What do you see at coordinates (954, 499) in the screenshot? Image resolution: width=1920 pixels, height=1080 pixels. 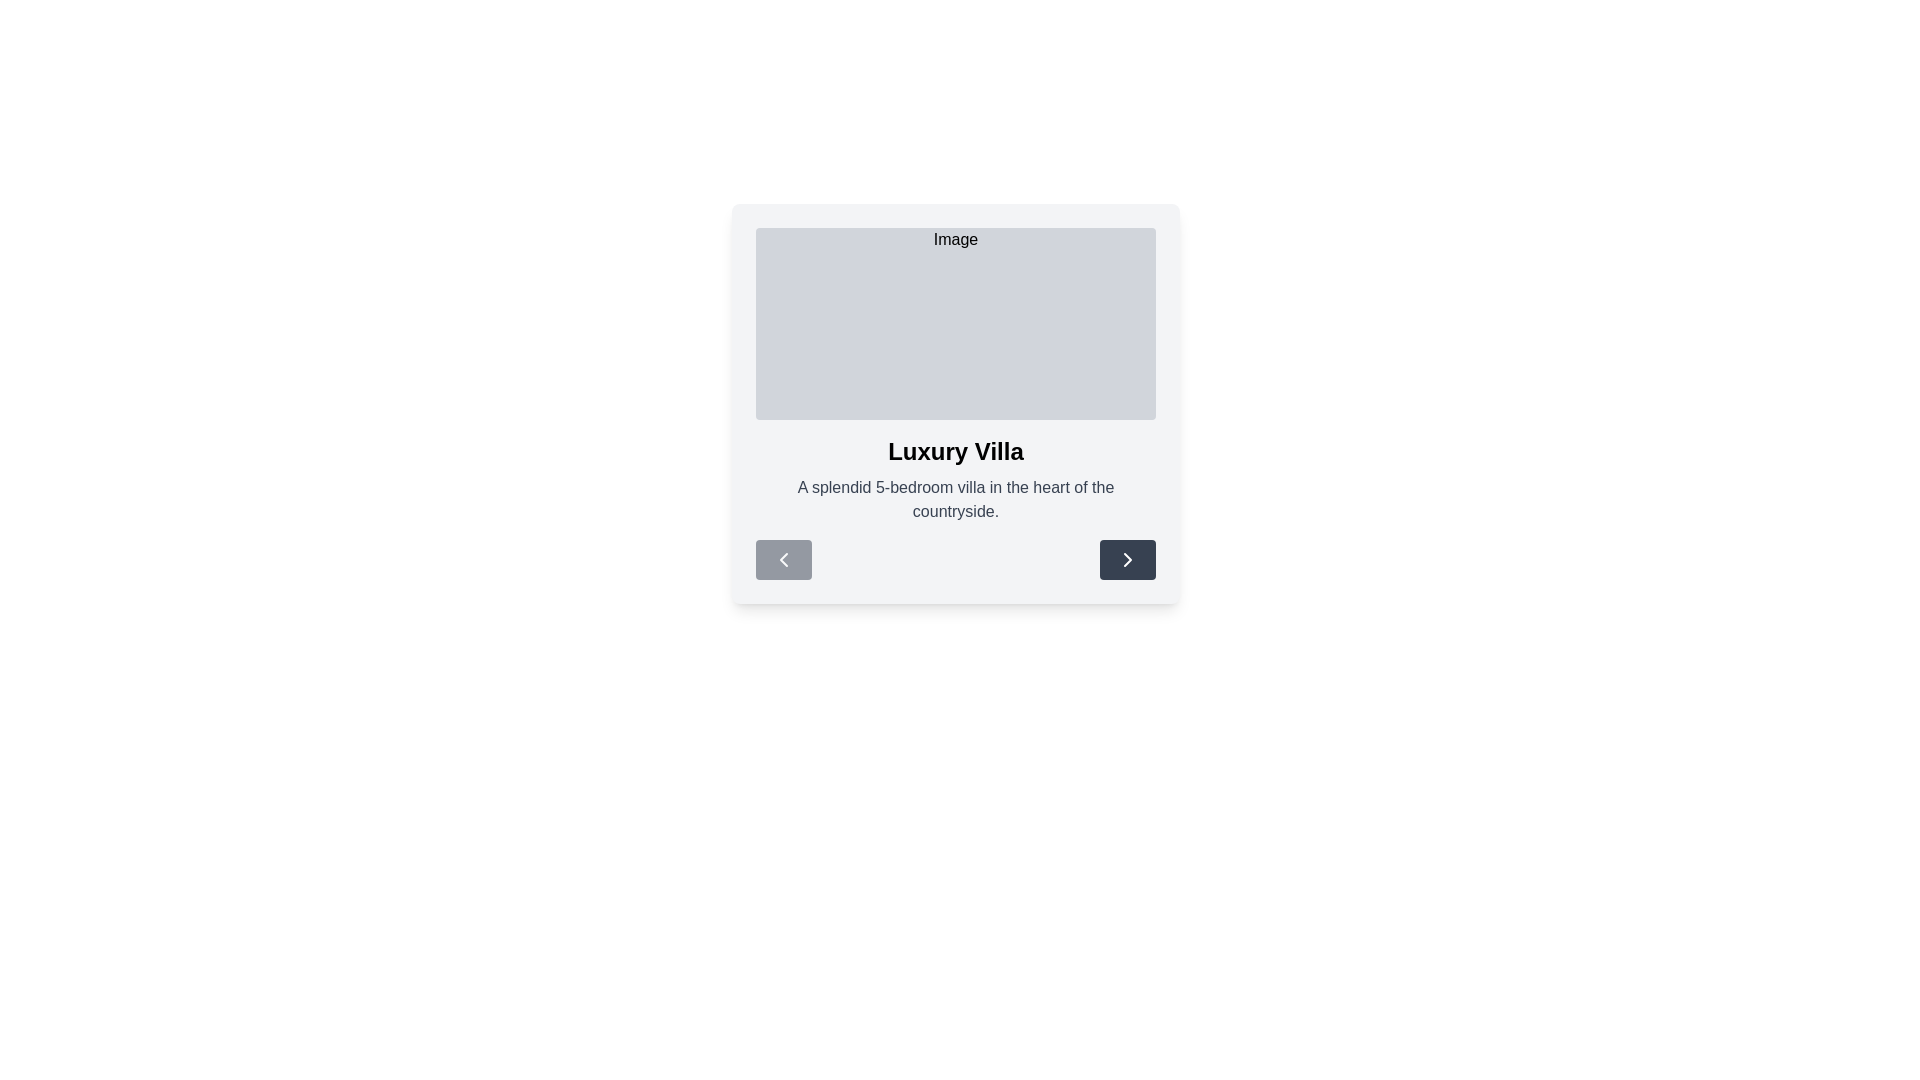 I see `the descriptive text block that displays information about the villa, located below the 'Luxury Villa' title and above the navigation buttons` at bounding box center [954, 499].